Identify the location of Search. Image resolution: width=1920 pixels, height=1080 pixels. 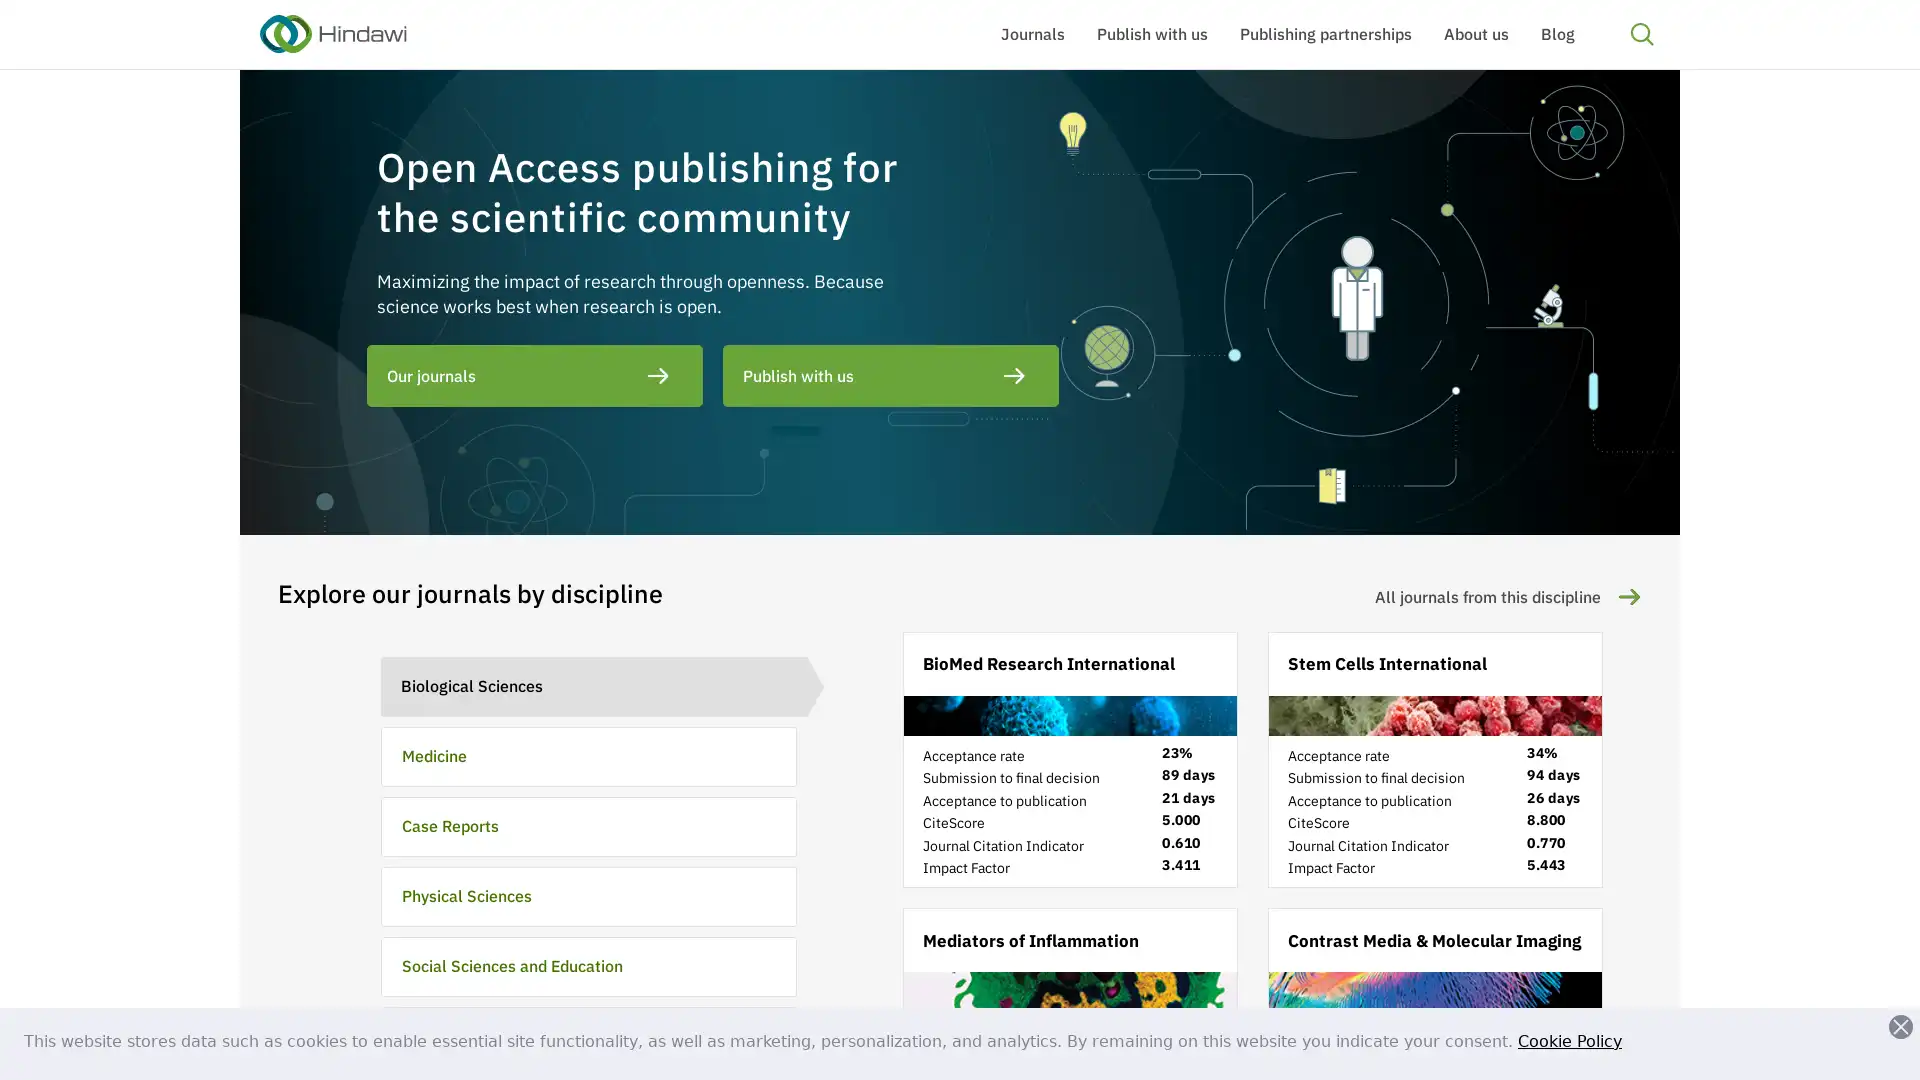
(1641, 34).